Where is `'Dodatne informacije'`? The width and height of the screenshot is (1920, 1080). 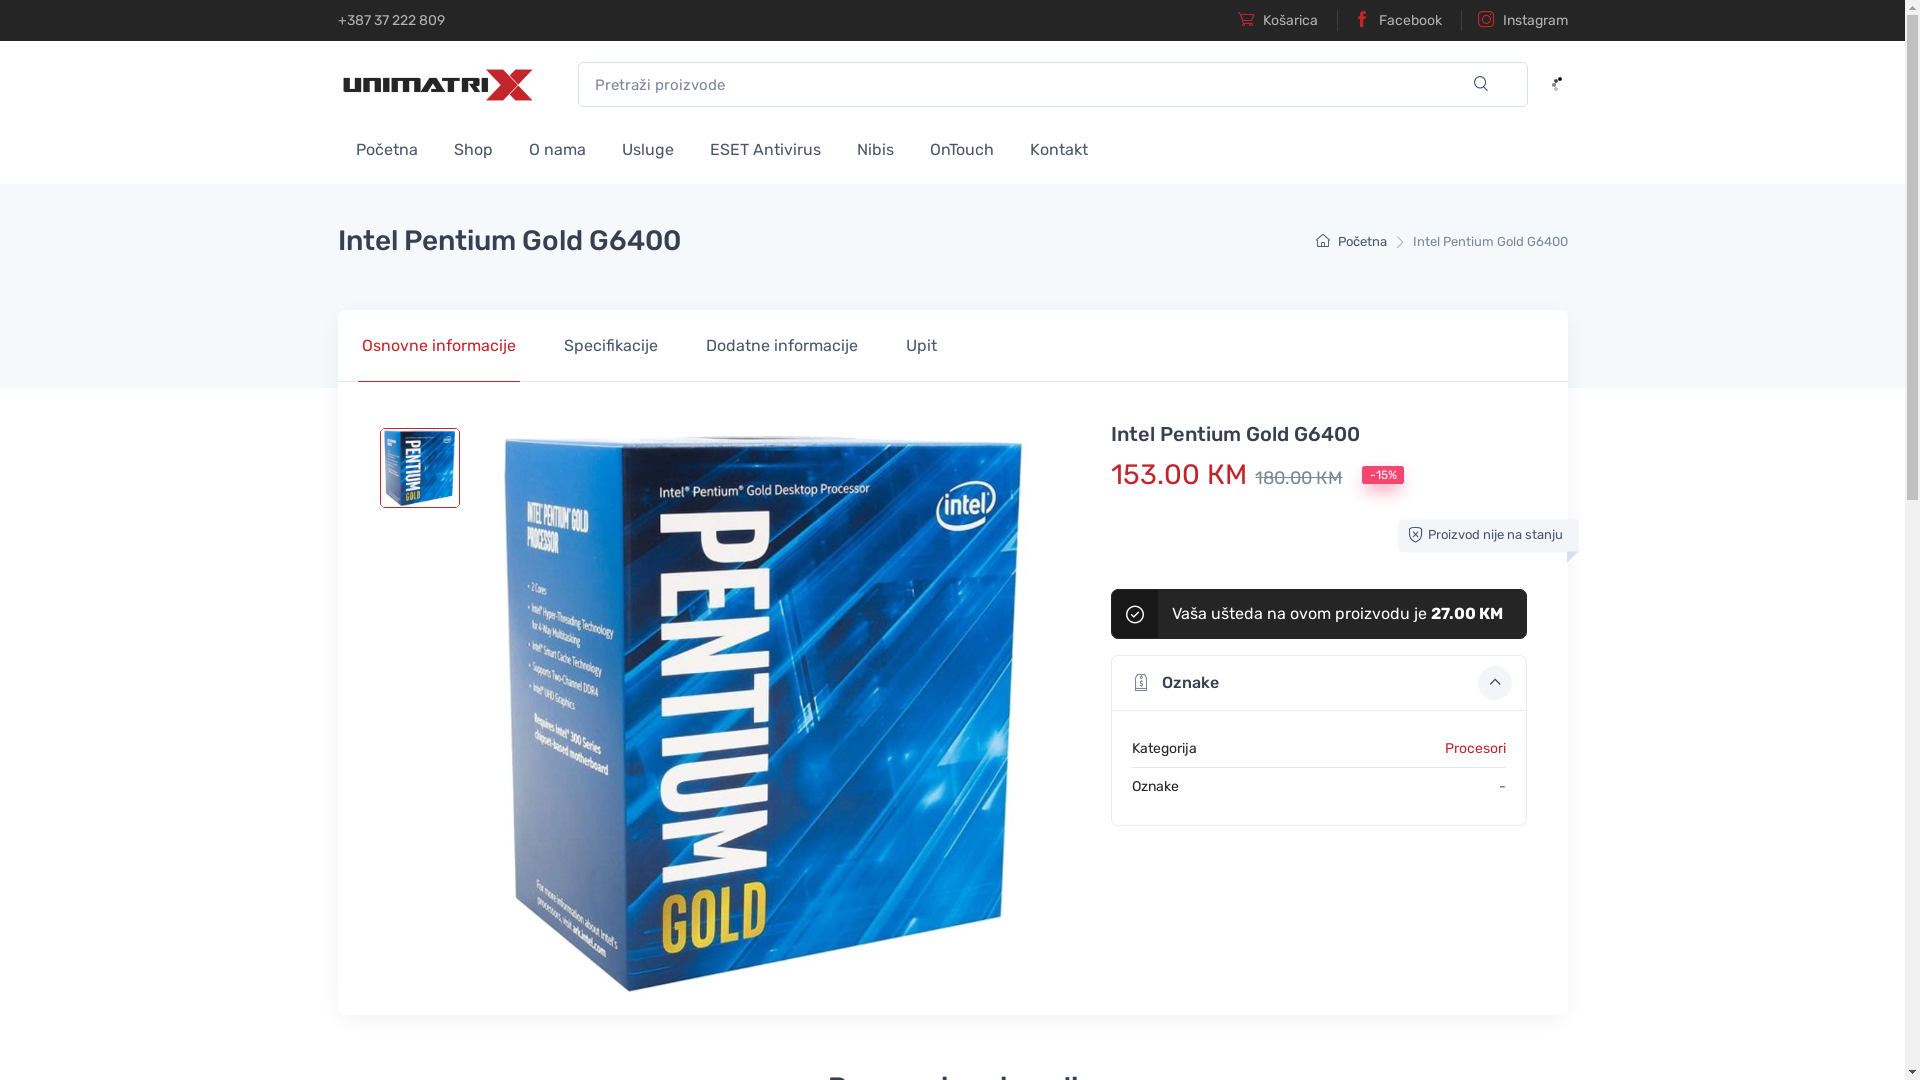 'Dodatne informacije' is located at coordinates (781, 345).